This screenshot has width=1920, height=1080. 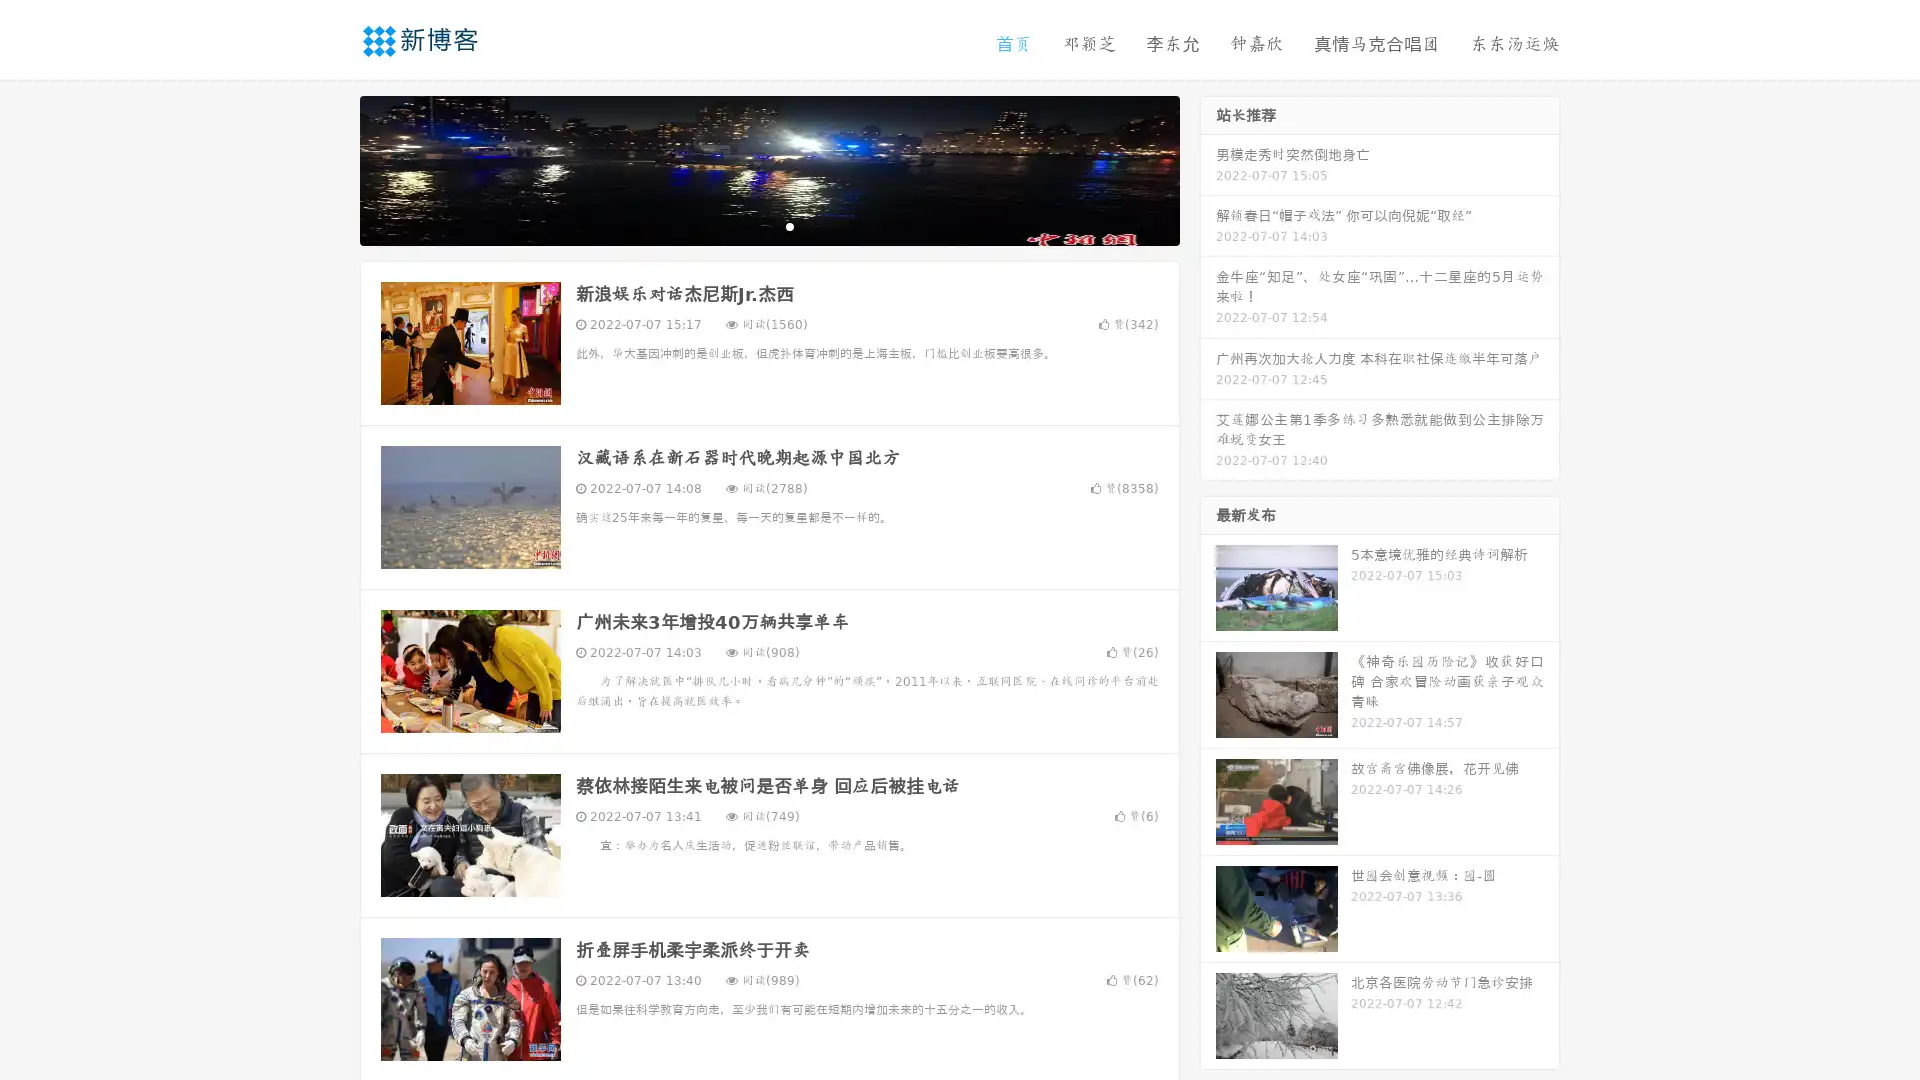 What do you see at coordinates (330, 168) in the screenshot?
I see `Previous slide` at bounding box center [330, 168].